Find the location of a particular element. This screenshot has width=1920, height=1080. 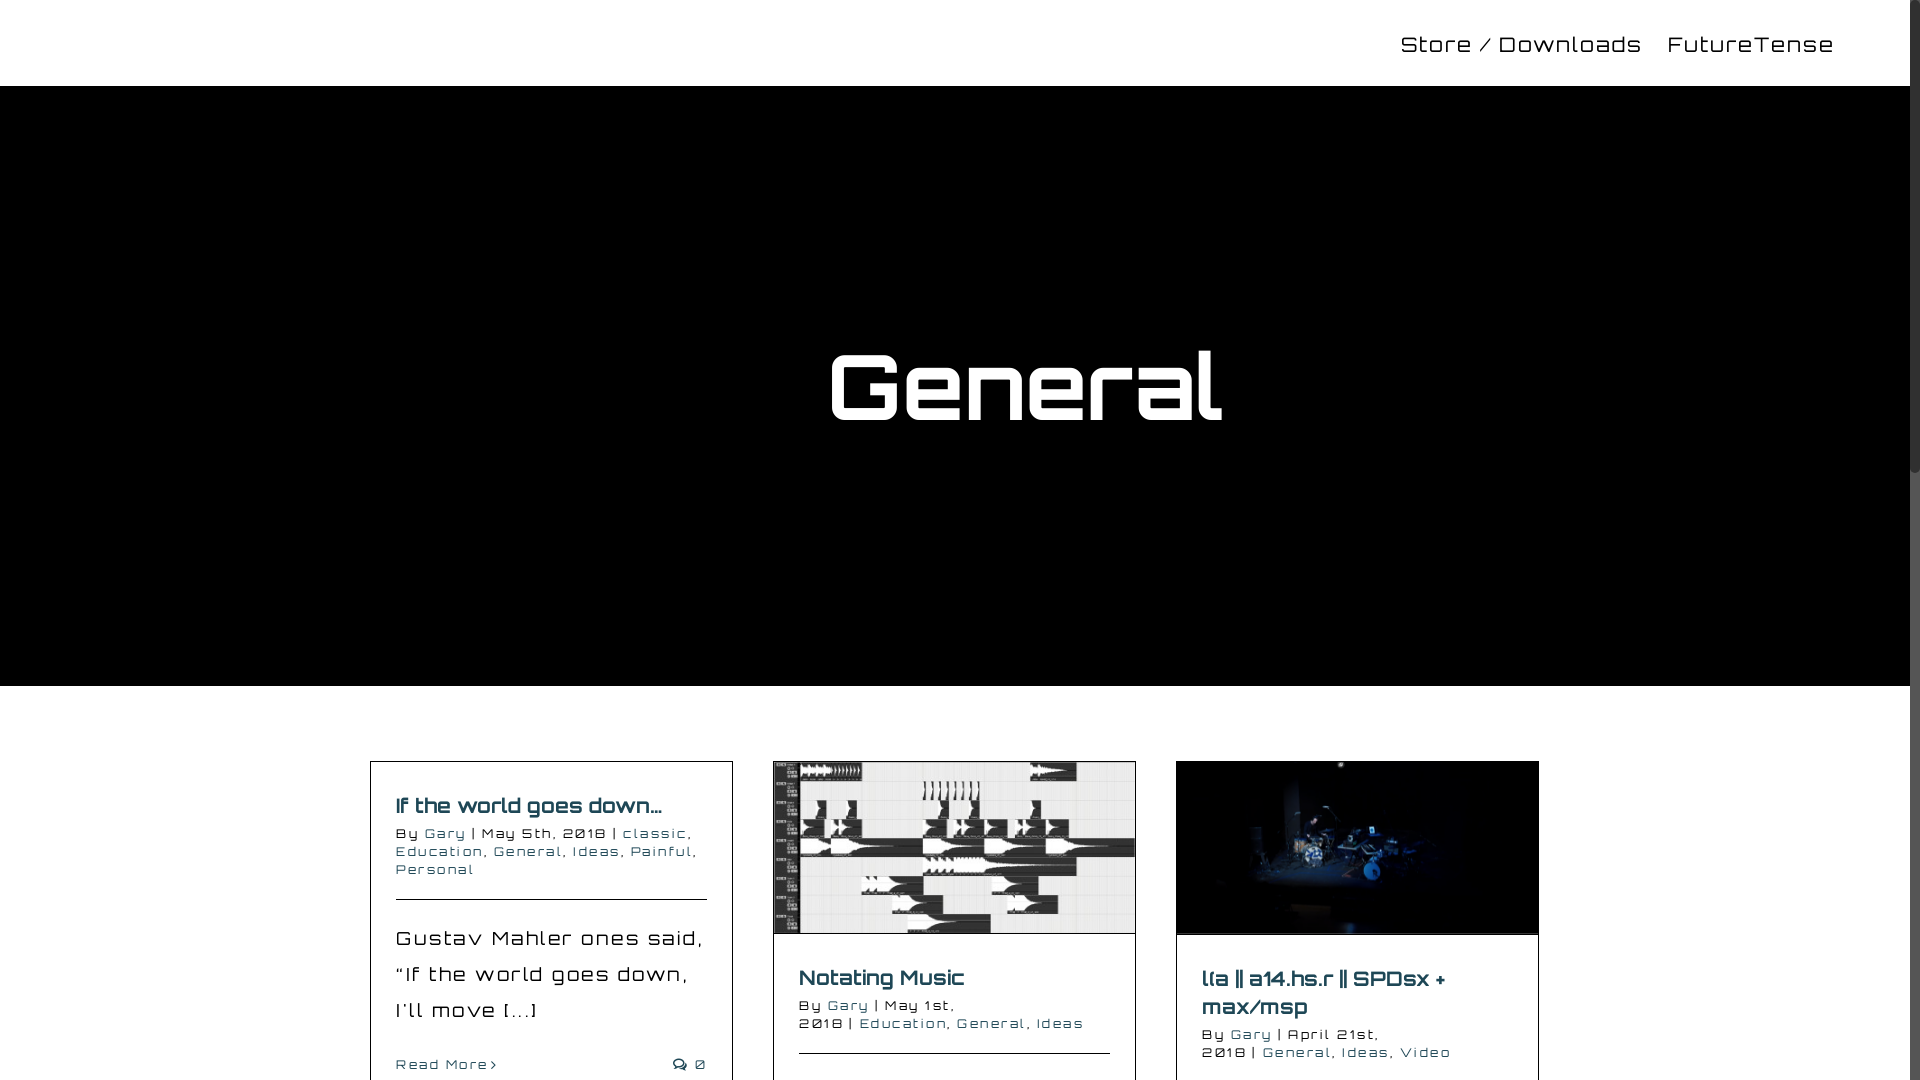

'Personal' is located at coordinates (395, 868).